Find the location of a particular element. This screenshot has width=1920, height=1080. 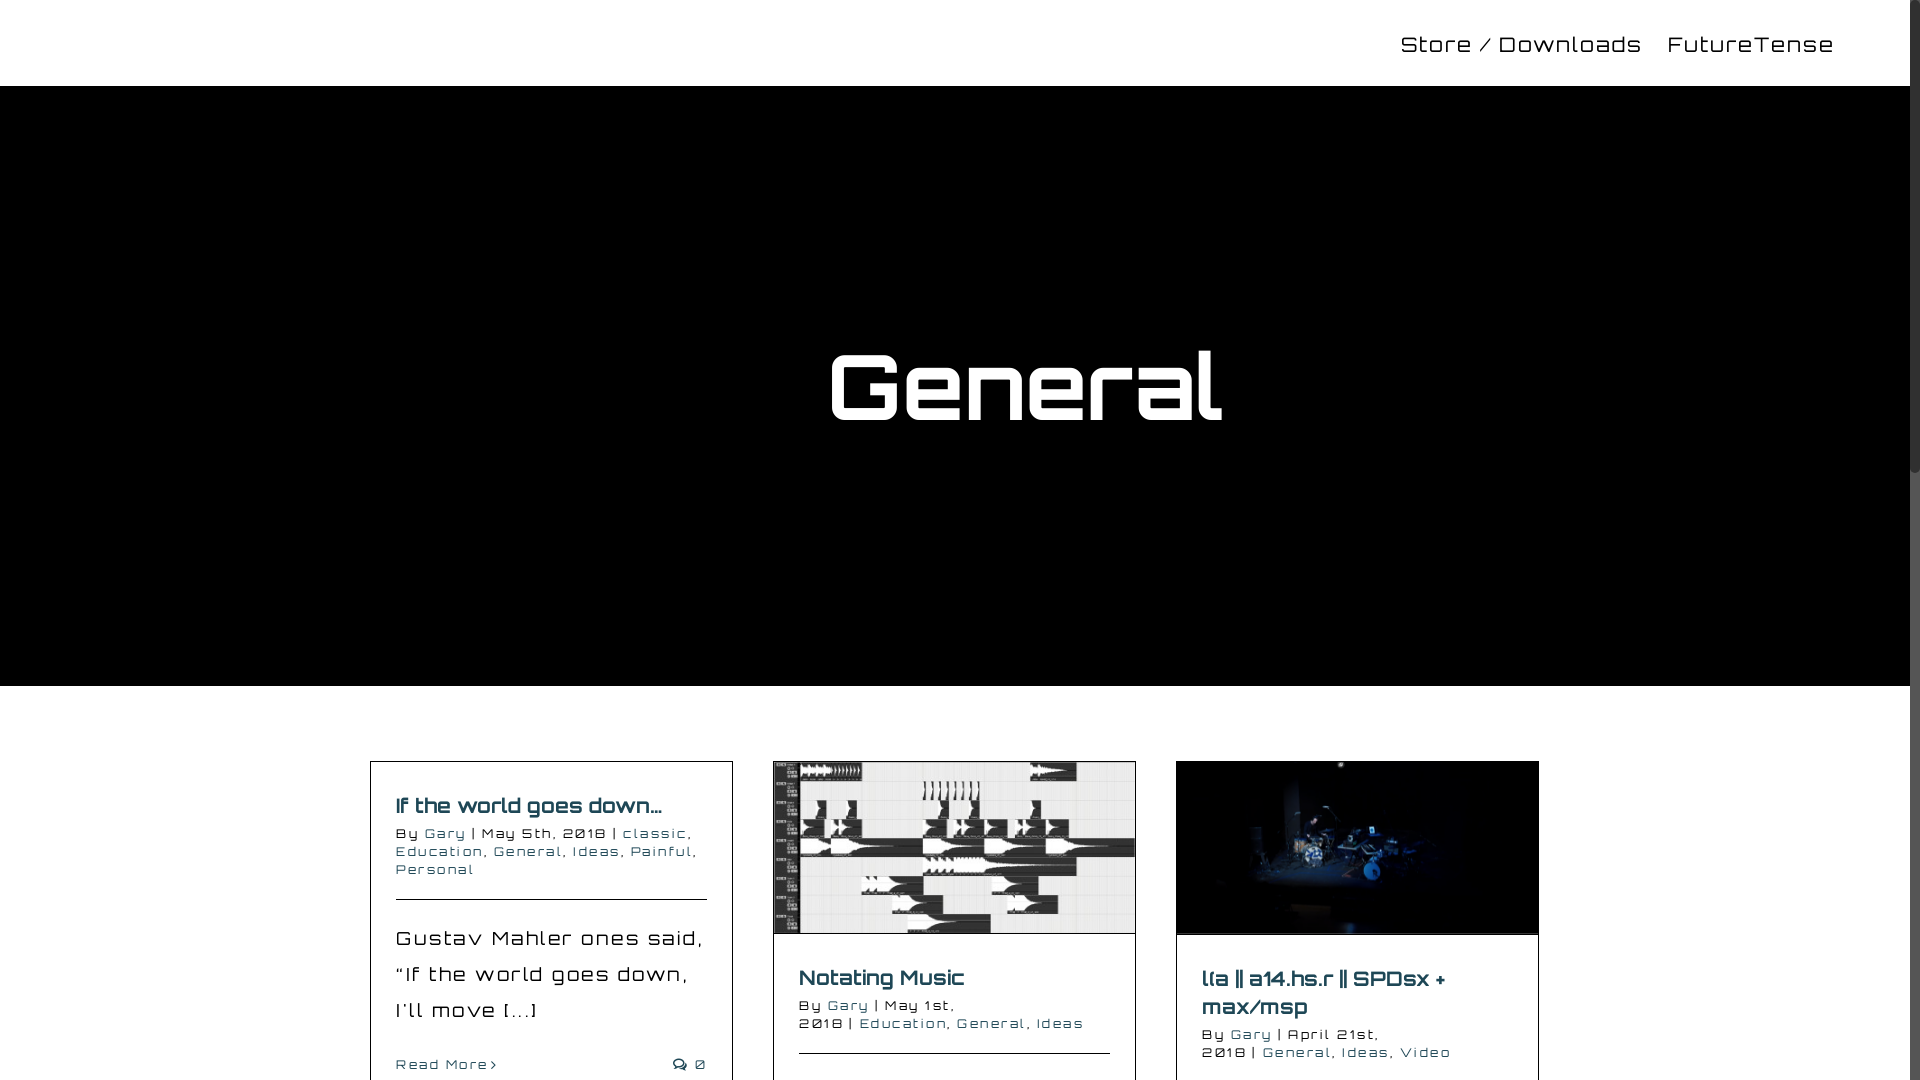

'Personal' is located at coordinates (395, 868).